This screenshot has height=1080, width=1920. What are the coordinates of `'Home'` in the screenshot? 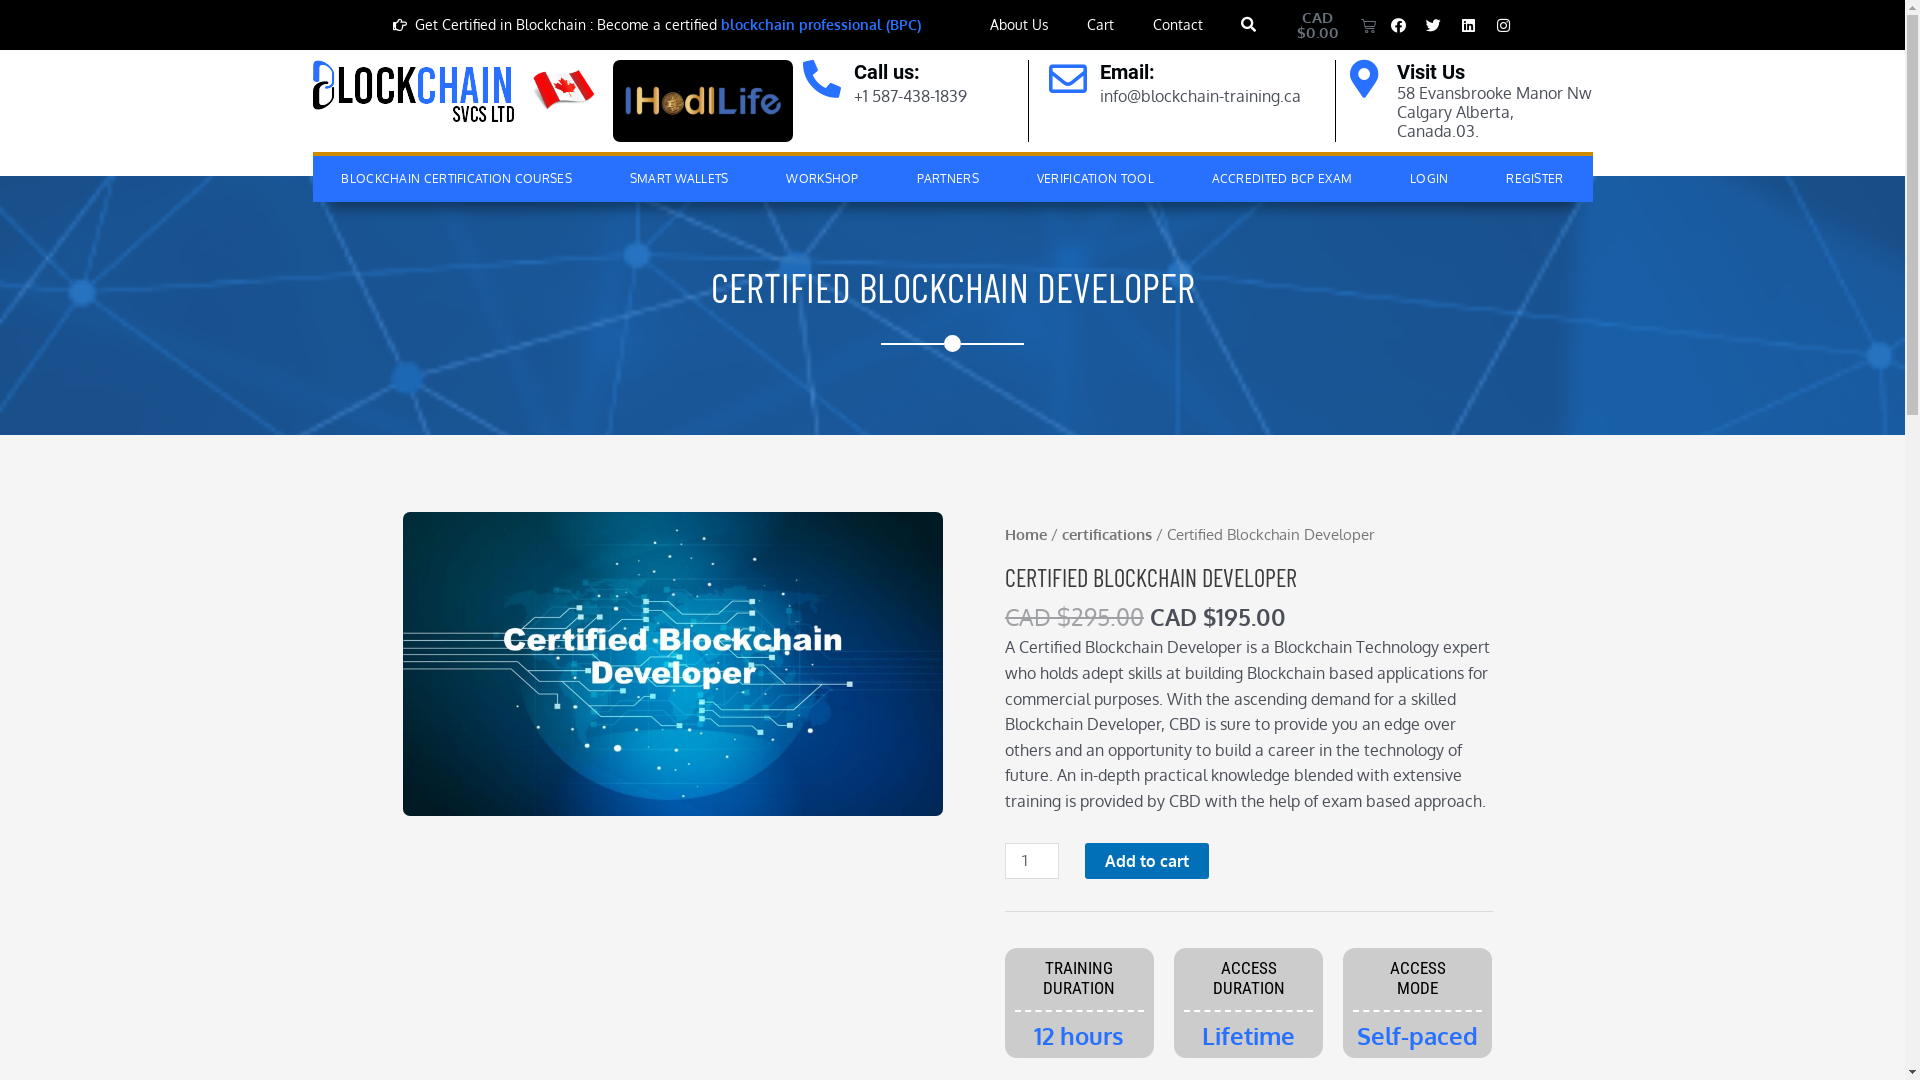 It's located at (1026, 532).